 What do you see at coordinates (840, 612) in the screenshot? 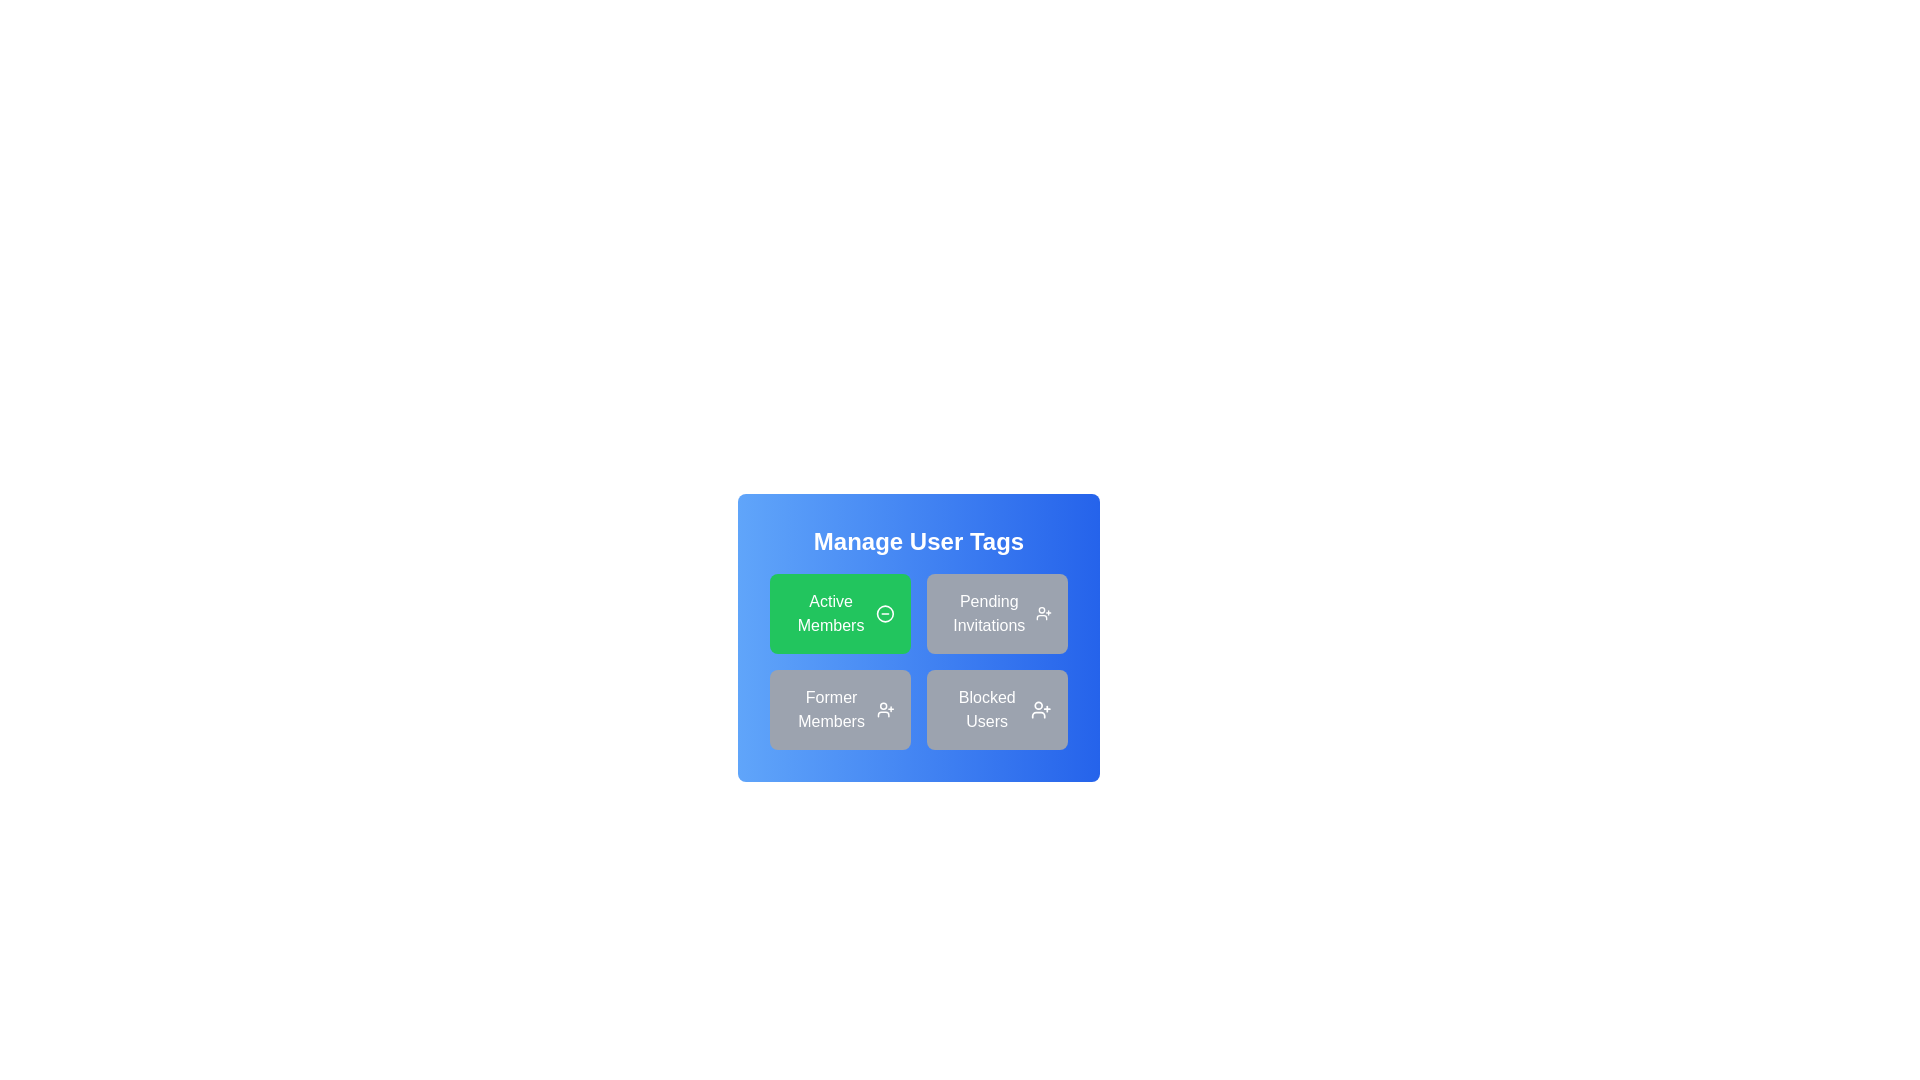
I see `the interactive button for viewing or managing active members in the system, located in the top-left corner of the grid under 'Manage User Tags'` at bounding box center [840, 612].